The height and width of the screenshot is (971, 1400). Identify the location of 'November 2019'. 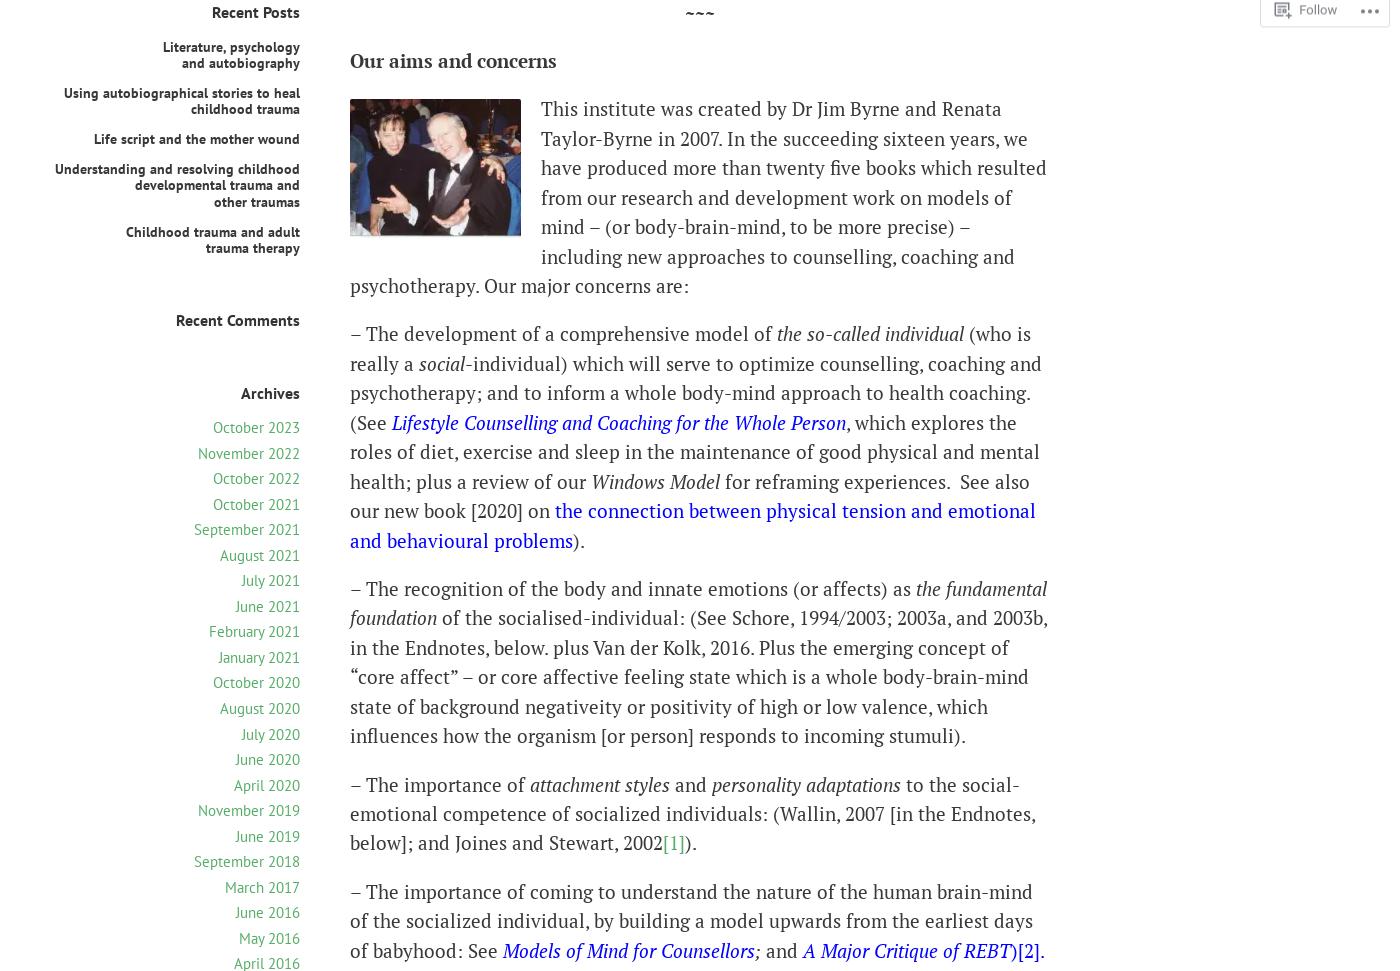
(249, 809).